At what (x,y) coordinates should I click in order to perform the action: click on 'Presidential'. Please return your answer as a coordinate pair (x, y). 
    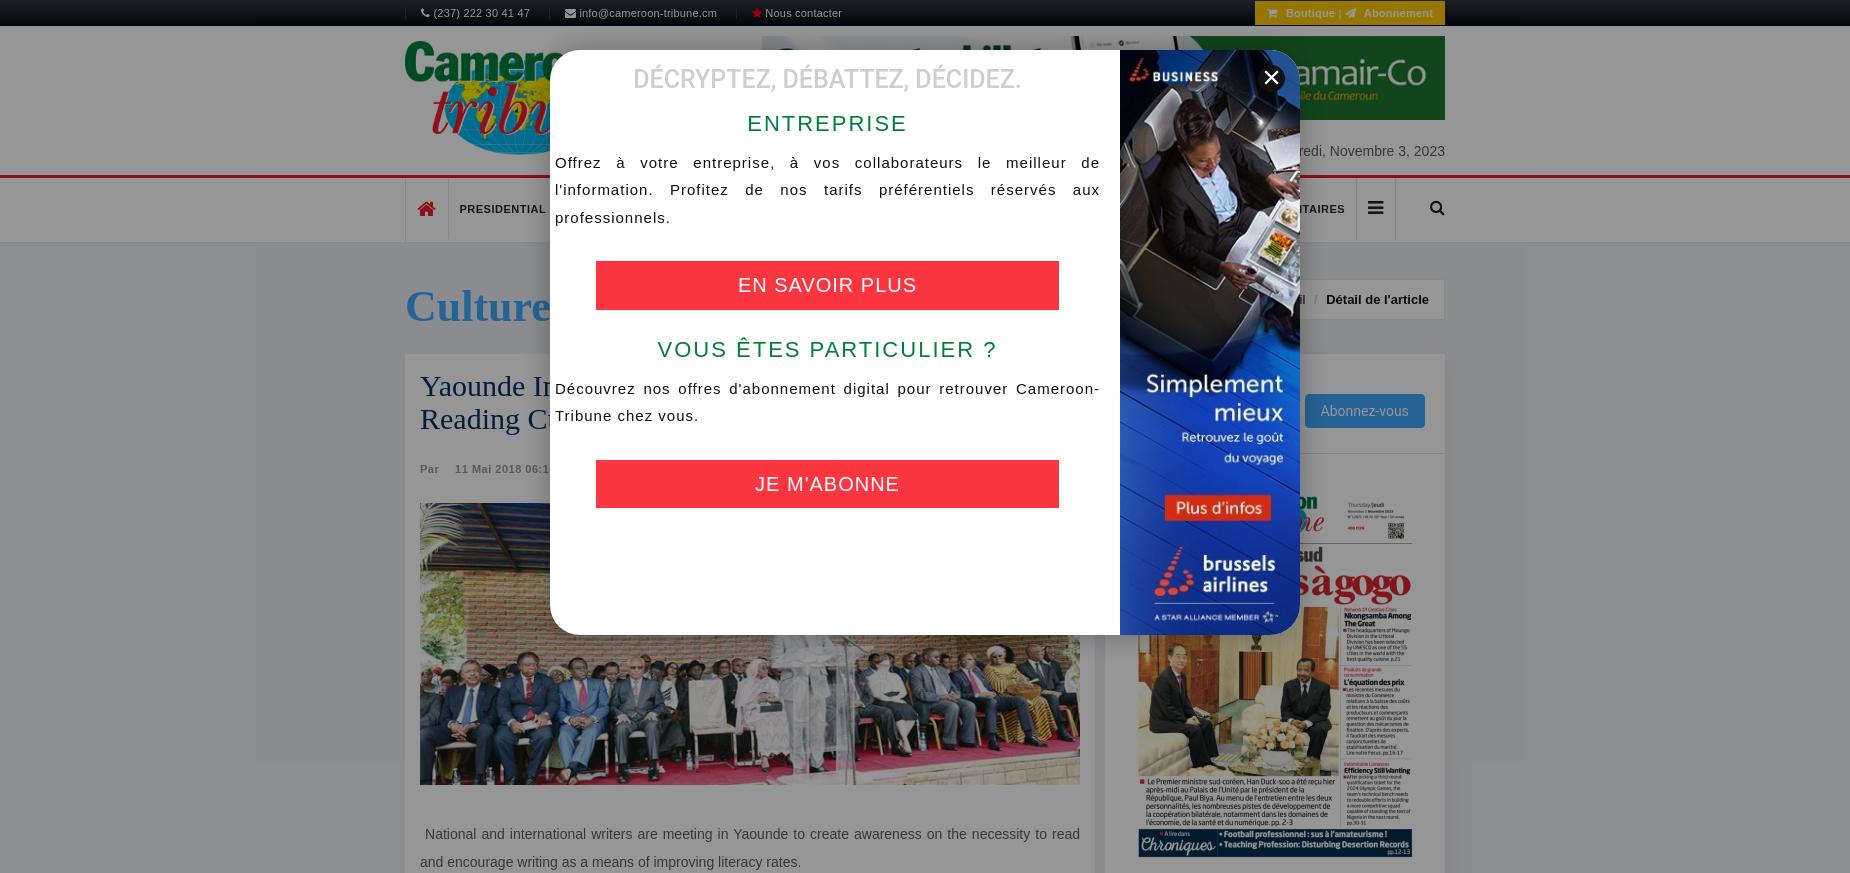
    Looking at the image, I should click on (502, 207).